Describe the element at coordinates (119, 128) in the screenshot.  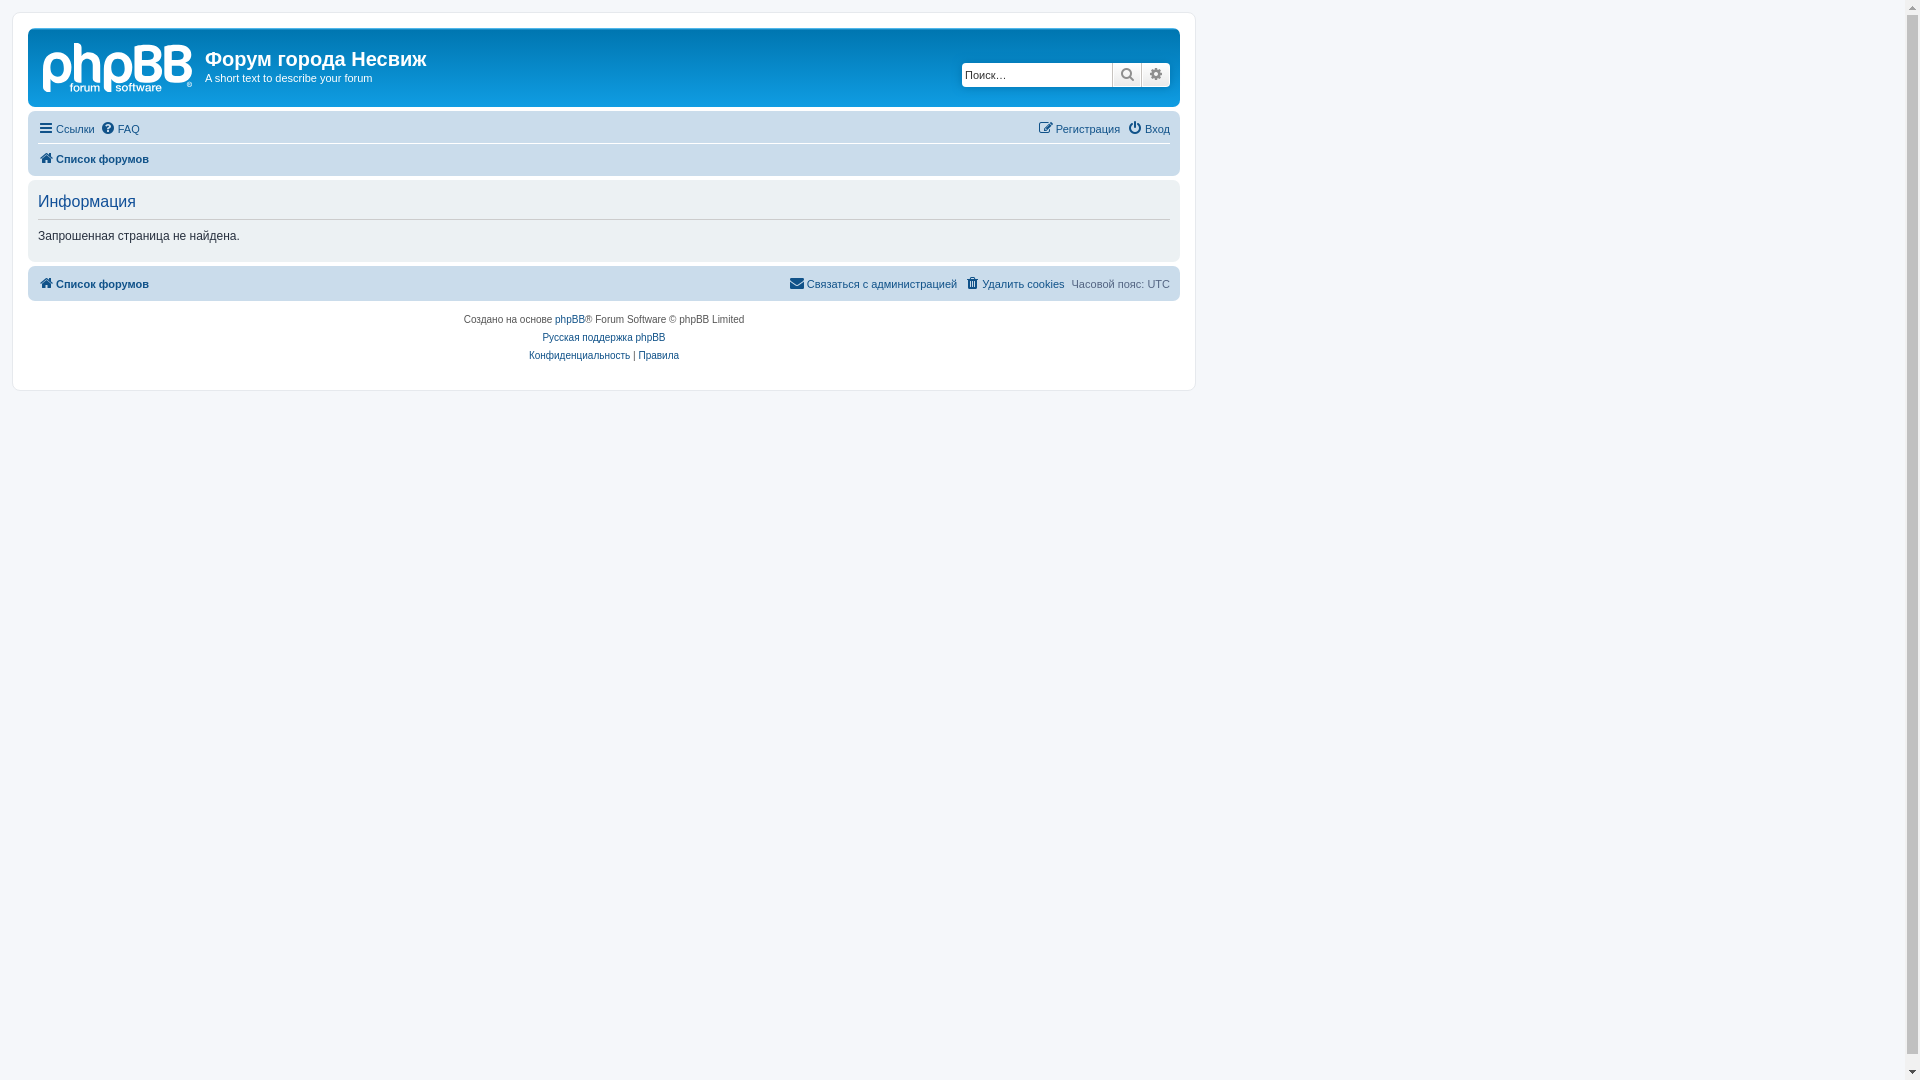
I see `'FAQ'` at that location.